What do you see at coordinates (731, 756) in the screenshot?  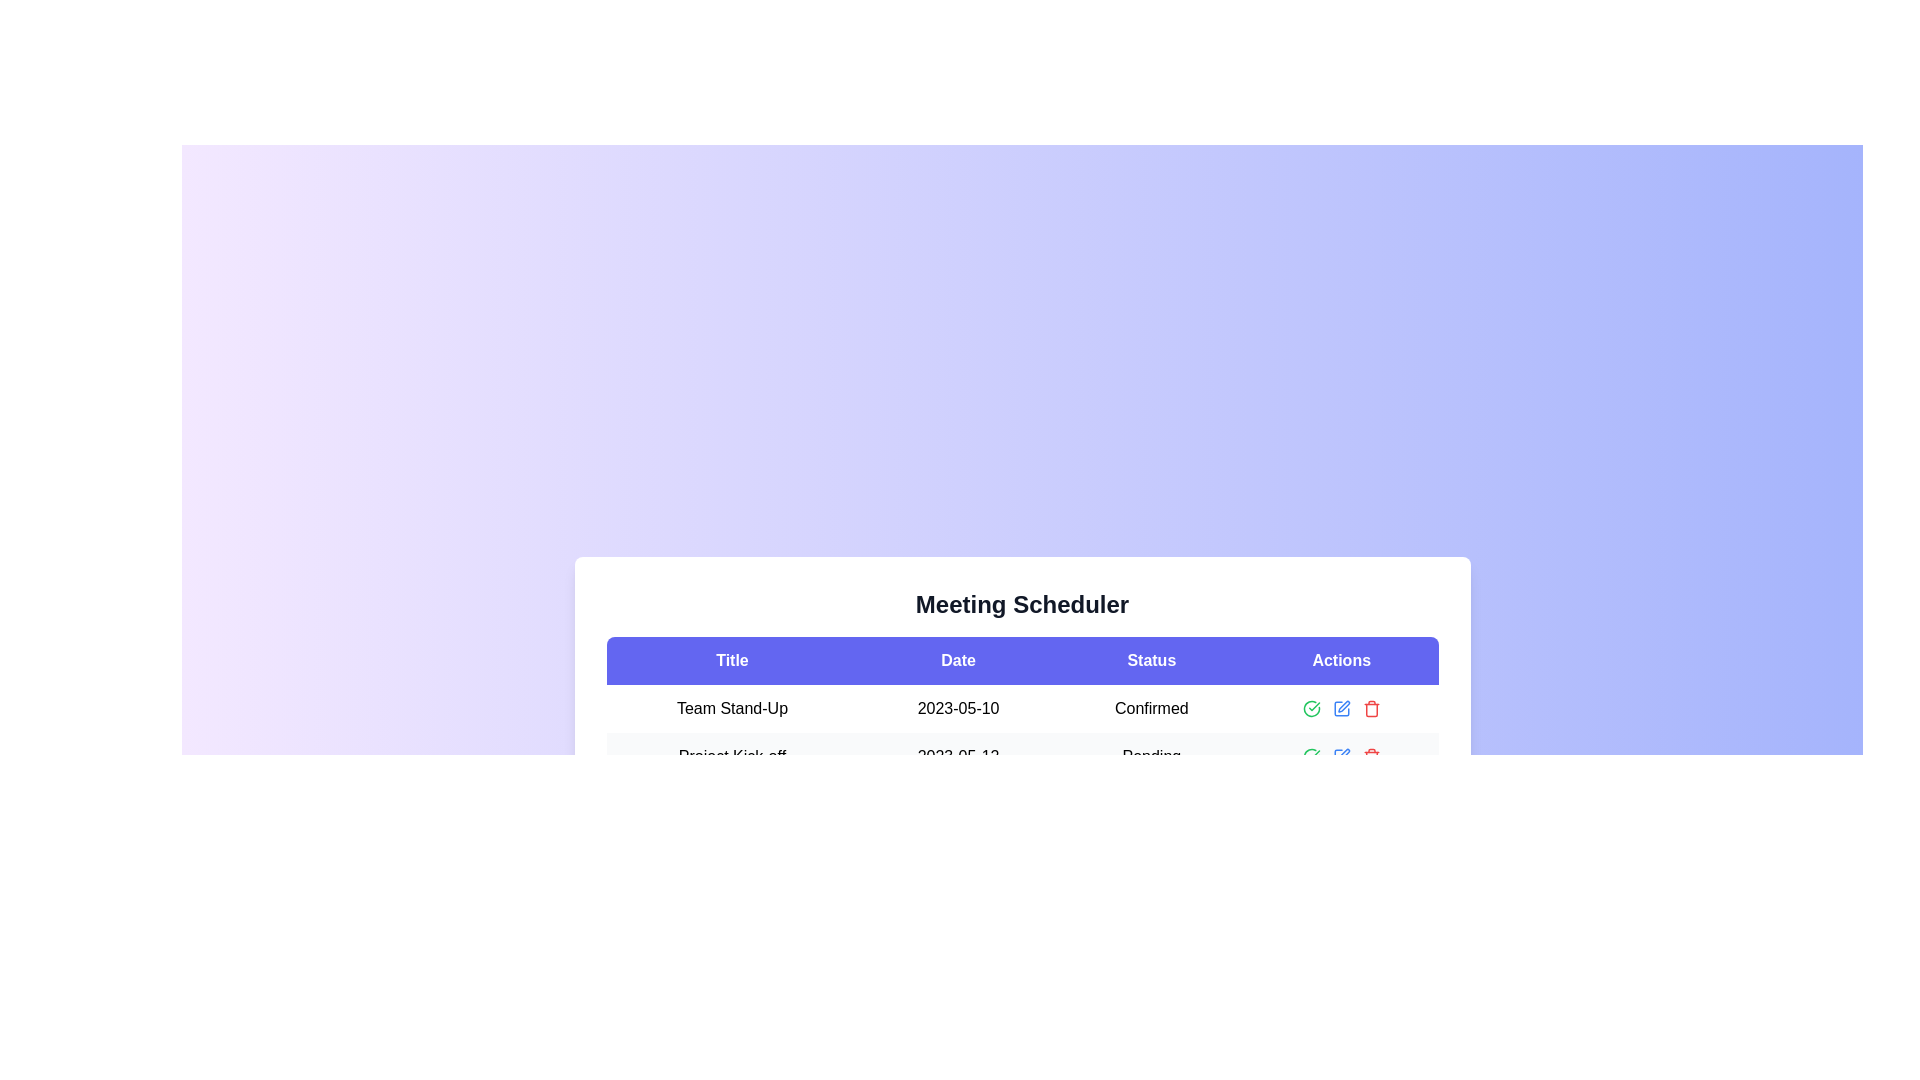 I see `the static text label that serves as an identifier for a specific project or task within the table, located under the 'Title' heading` at bounding box center [731, 756].